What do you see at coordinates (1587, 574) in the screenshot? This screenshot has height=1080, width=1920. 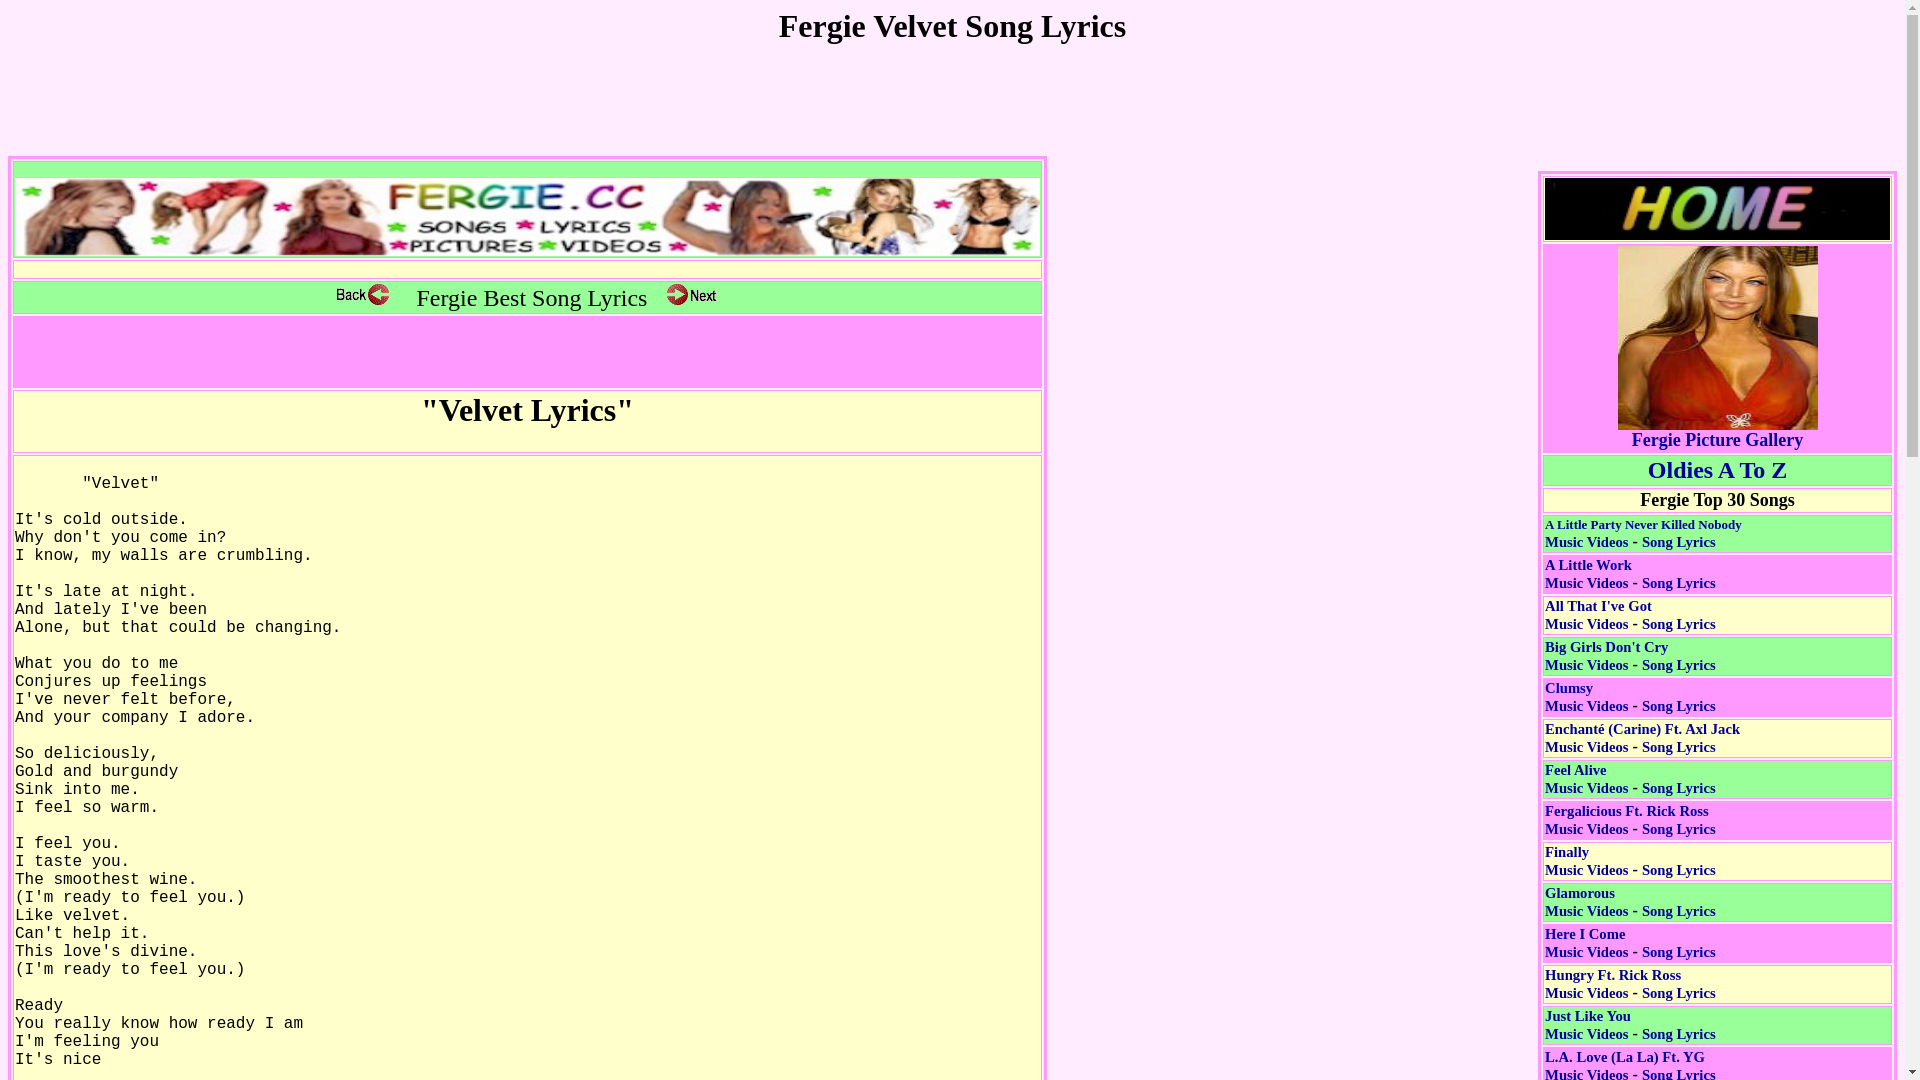 I see `'A Little Work` at bounding box center [1587, 574].